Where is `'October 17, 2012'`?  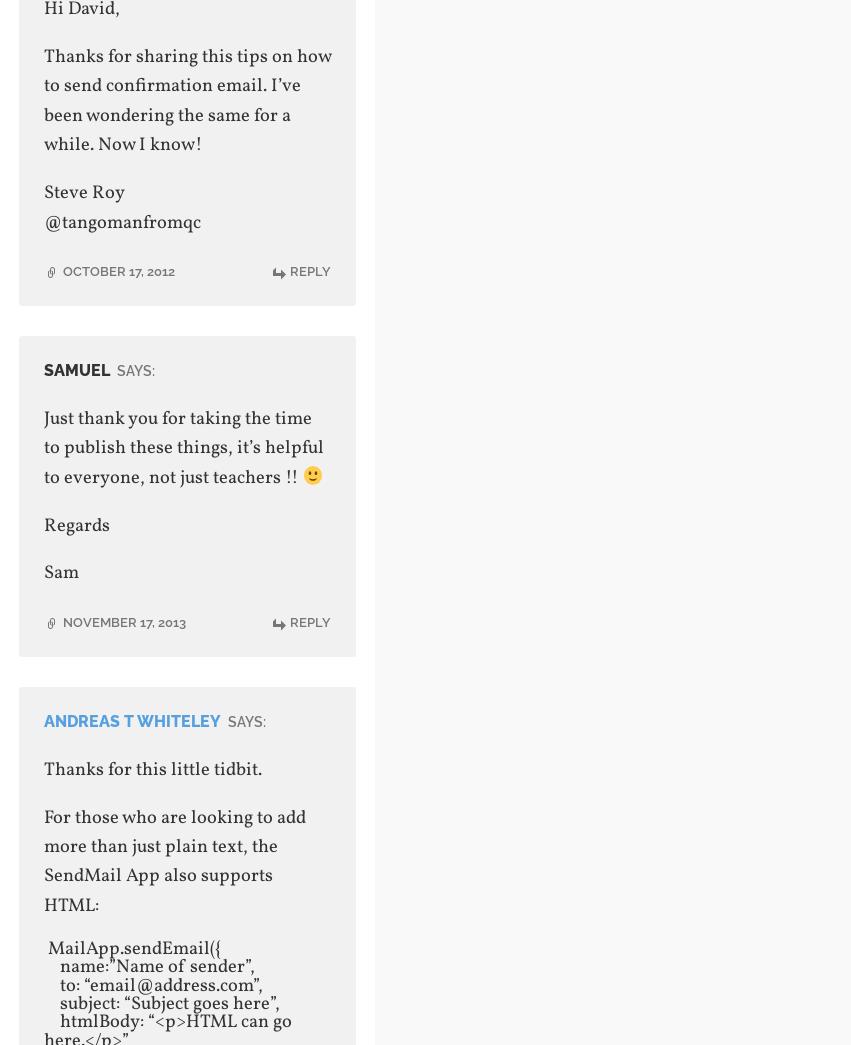 'October 17, 2012' is located at coordinates (62, 270).